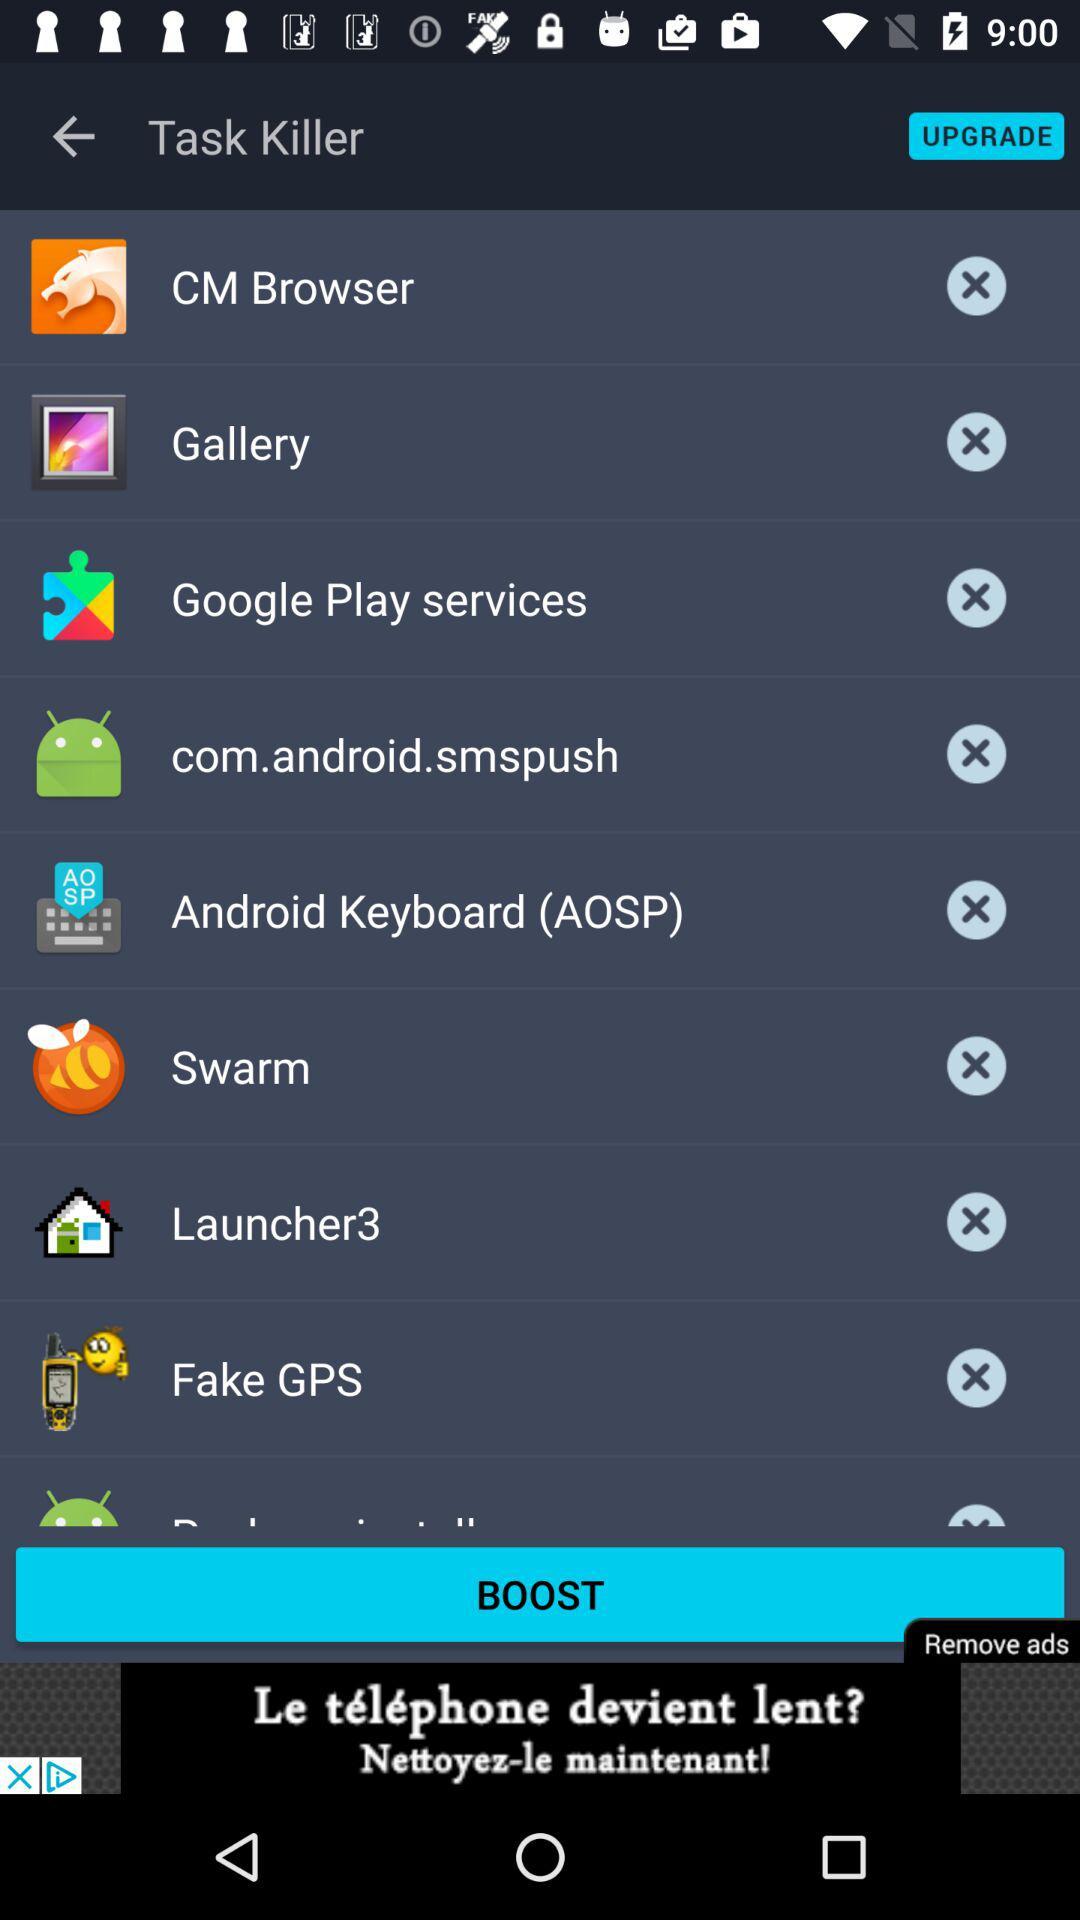 This screenshot has height=1920, width=1080. I want to click on button, so click(976, 1065).